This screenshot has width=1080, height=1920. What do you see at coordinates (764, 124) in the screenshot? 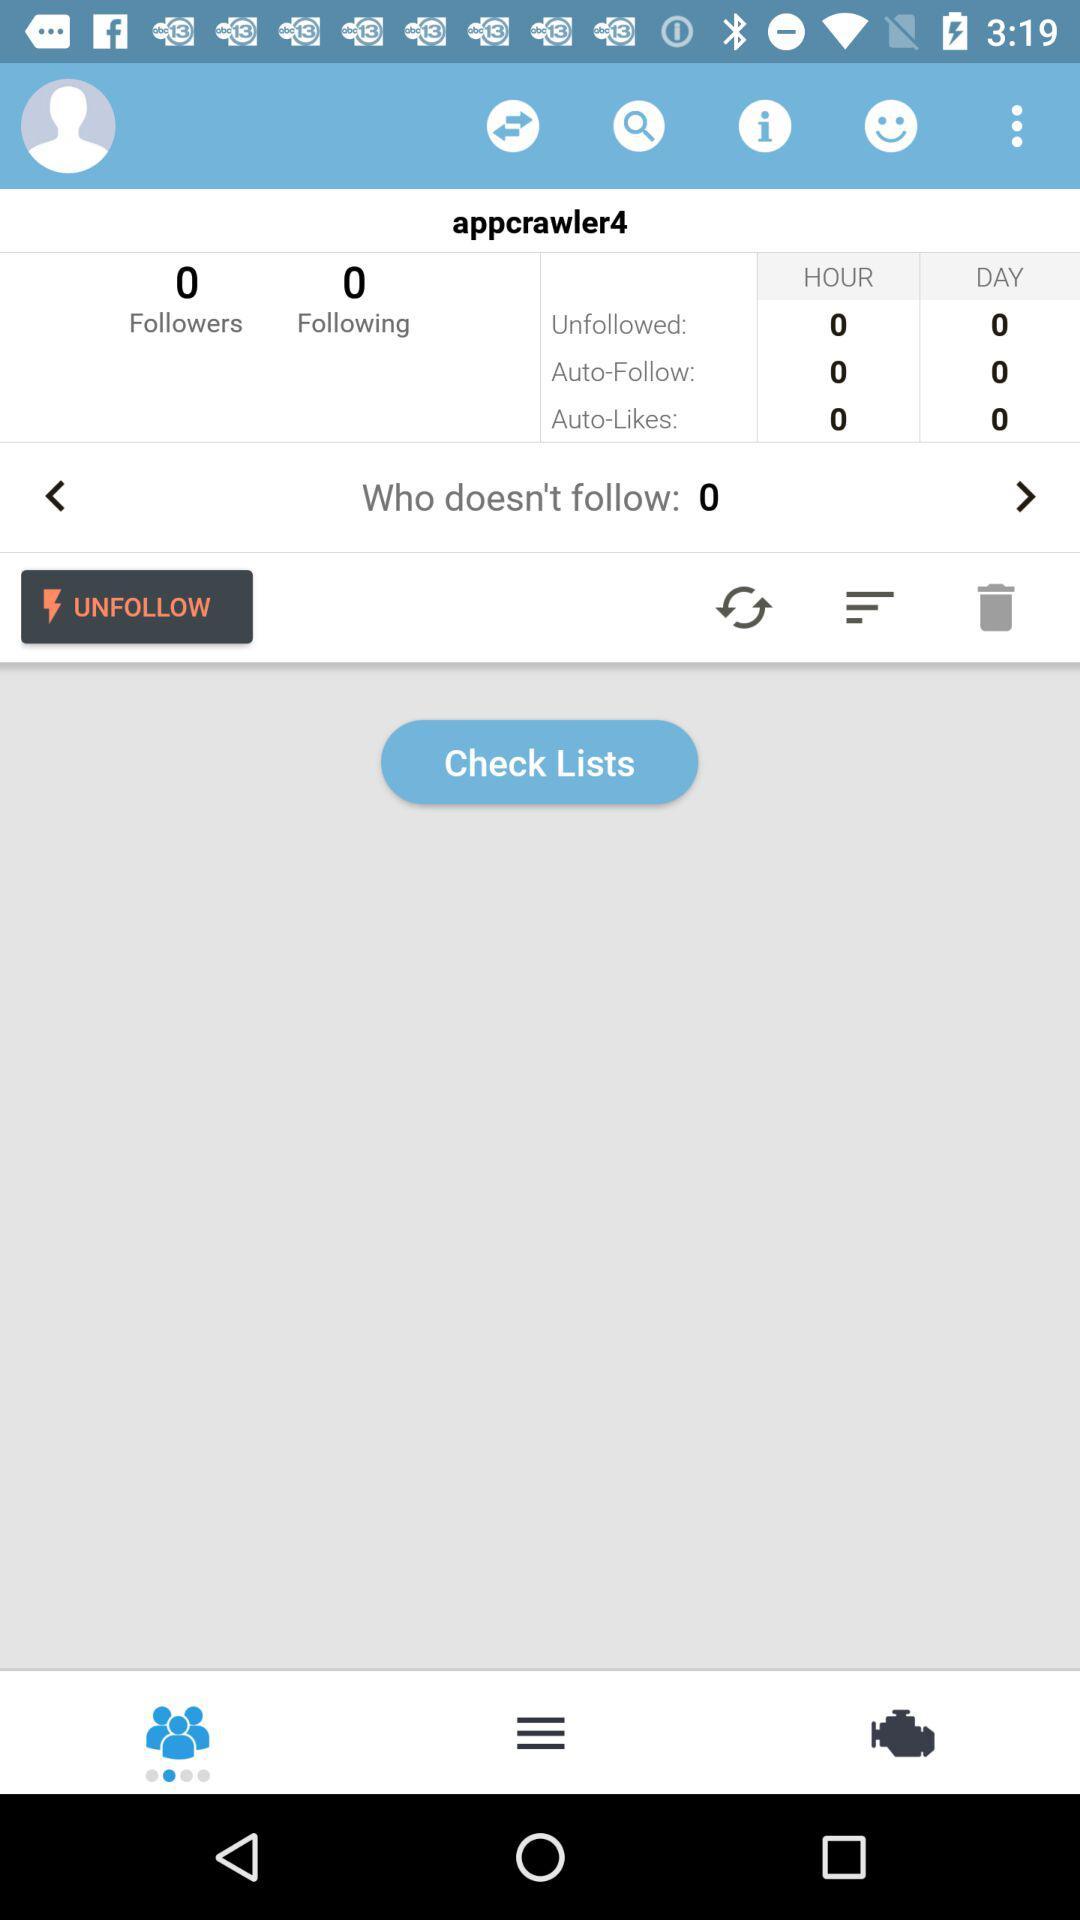
I see `the item above appcrawler4` at bounding box center [764, 124].